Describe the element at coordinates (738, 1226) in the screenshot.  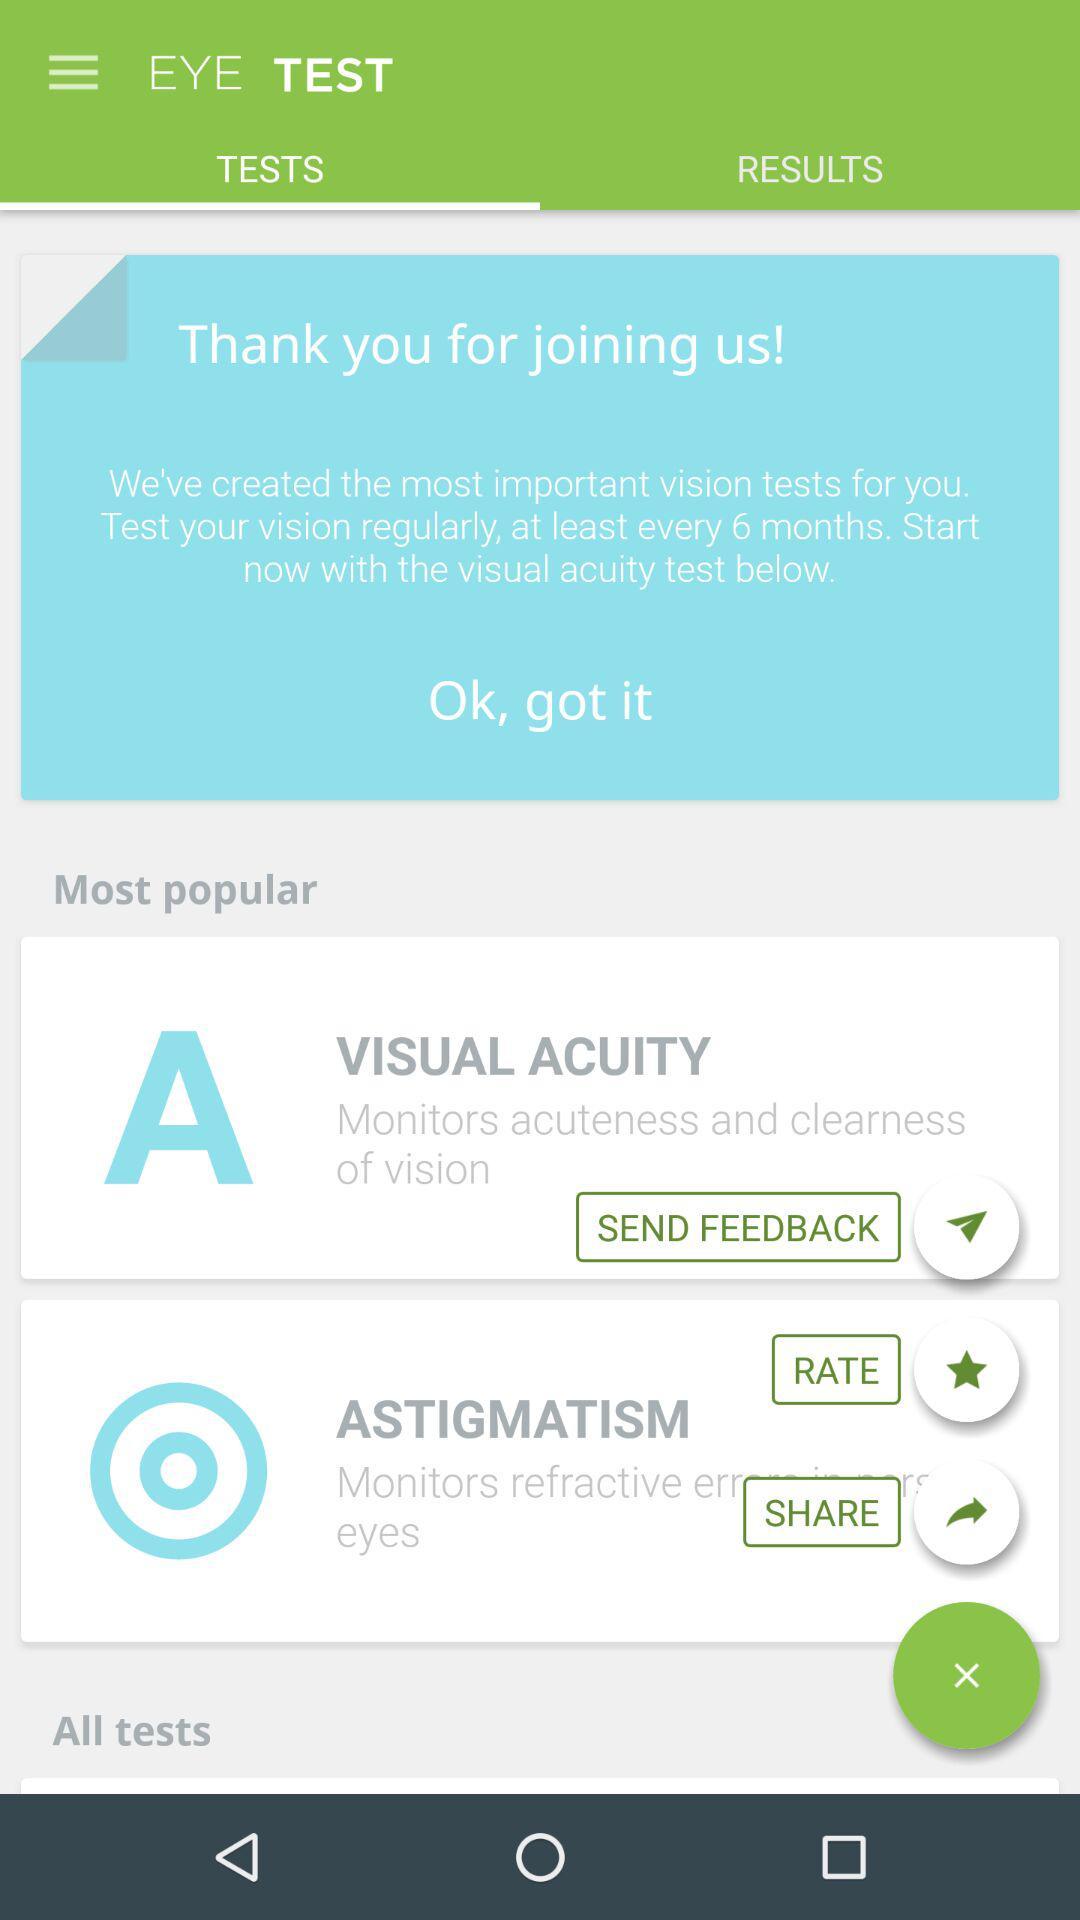
I see `the icon below visual acuity item` at that location.